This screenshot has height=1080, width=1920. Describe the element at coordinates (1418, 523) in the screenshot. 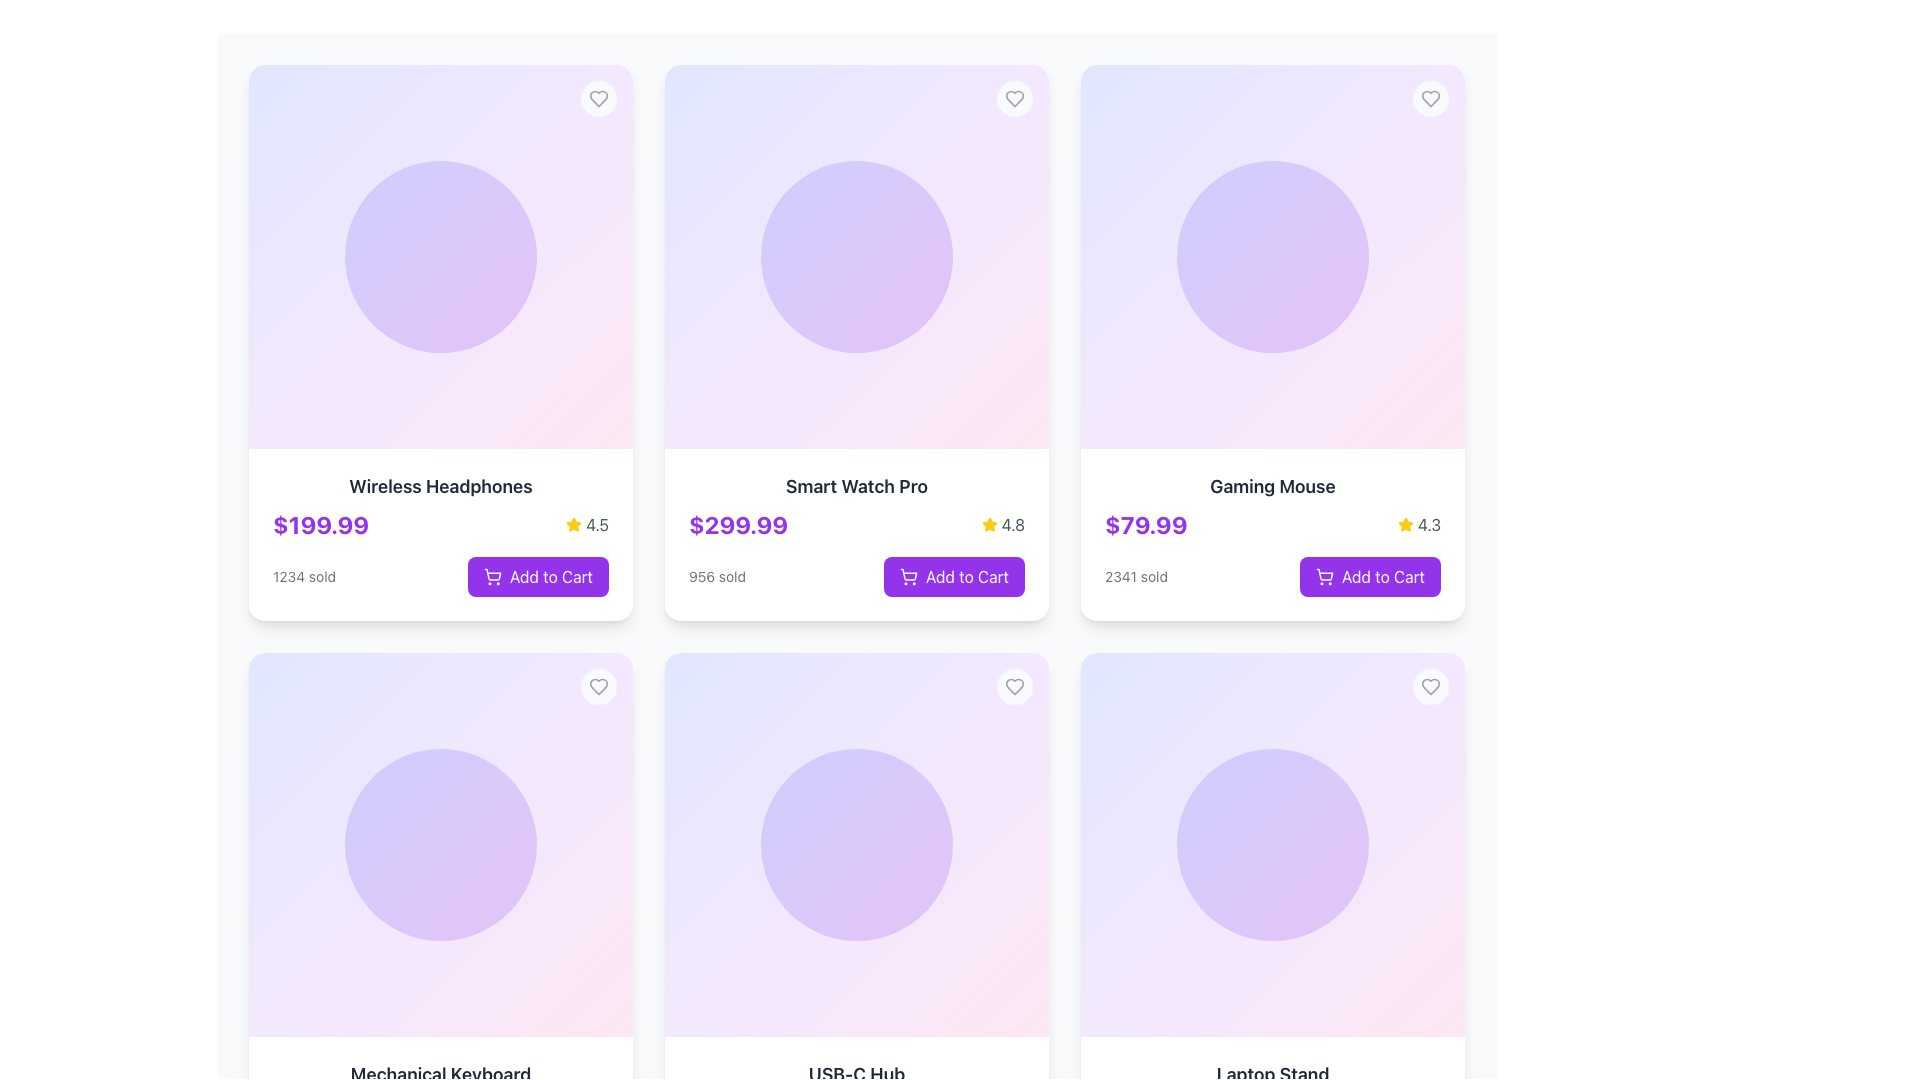

I see `the rating element of the 'Gaming Mouse' card, which consists of a star icon and the rating value '4.3', located in the top-right corner of the card` at that location.